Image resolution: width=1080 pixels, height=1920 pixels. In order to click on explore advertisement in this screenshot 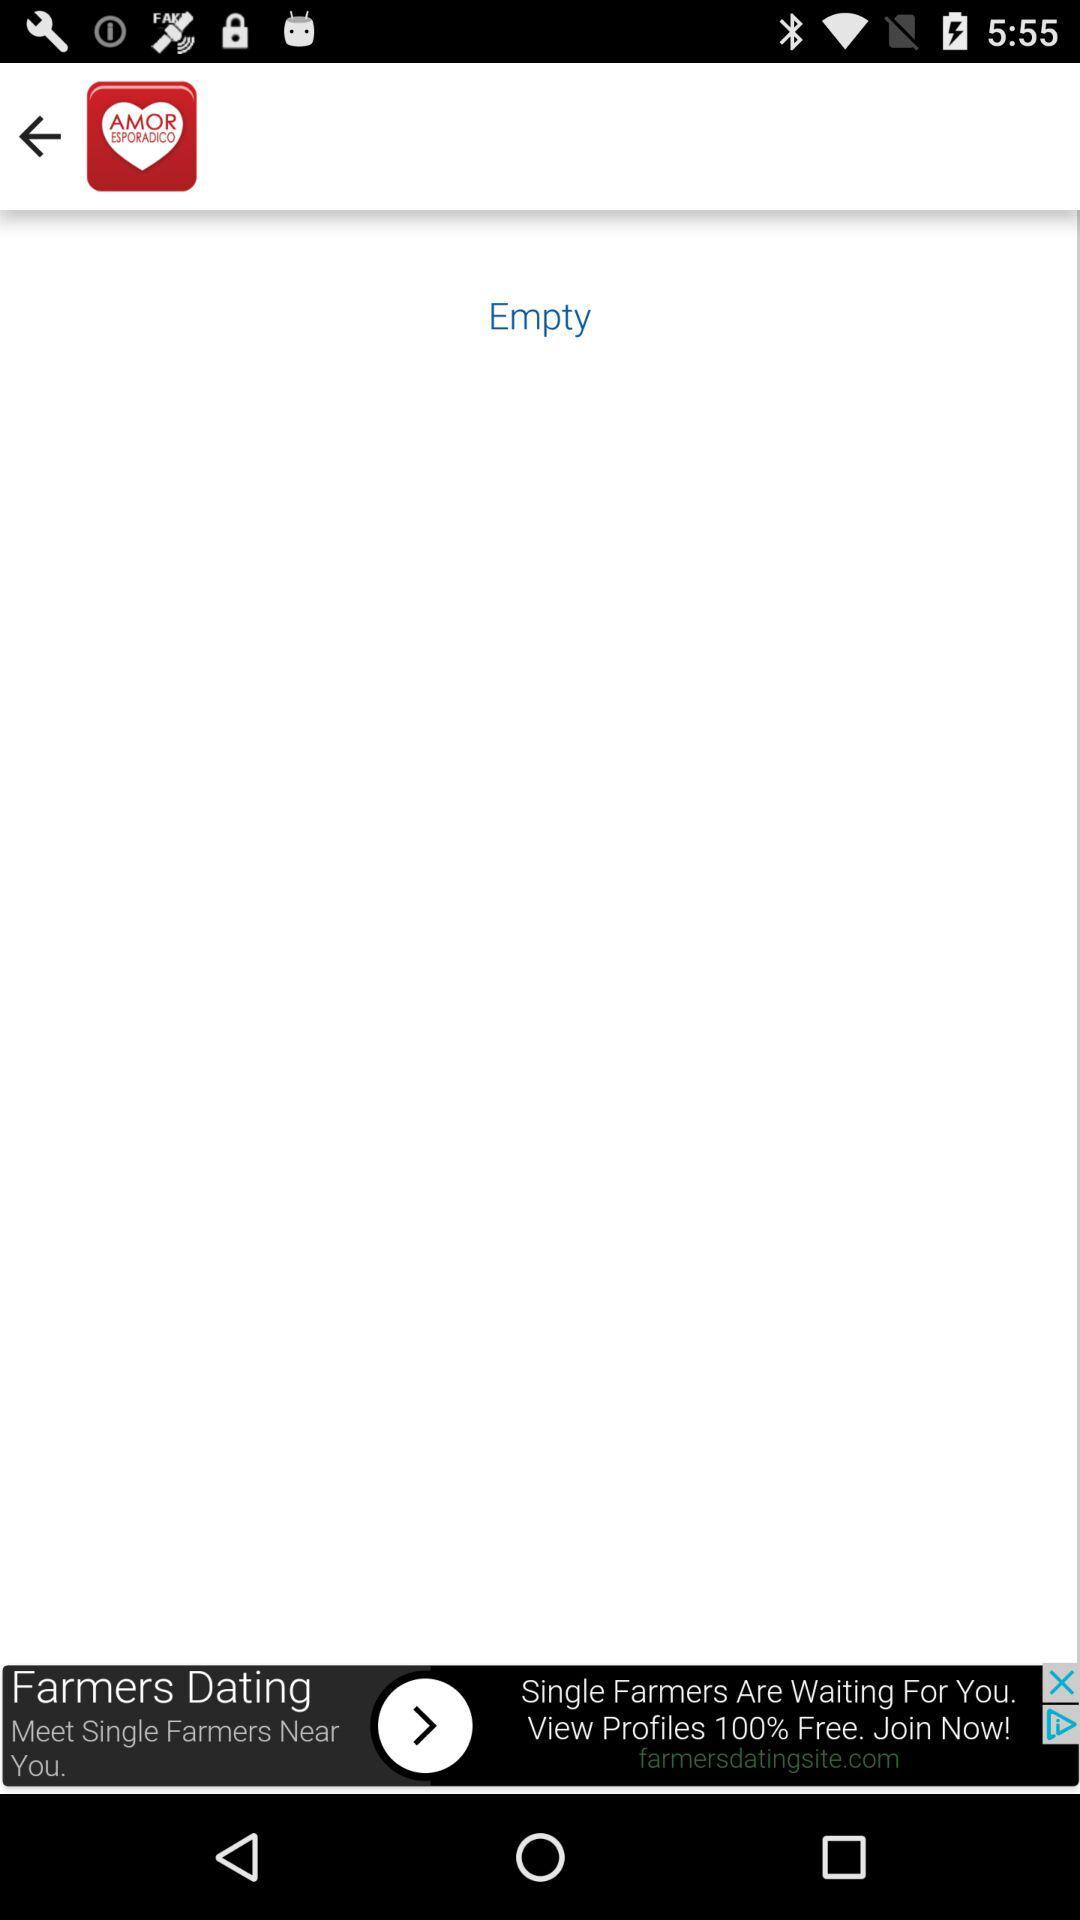, I will do `click(540, 1727)`.